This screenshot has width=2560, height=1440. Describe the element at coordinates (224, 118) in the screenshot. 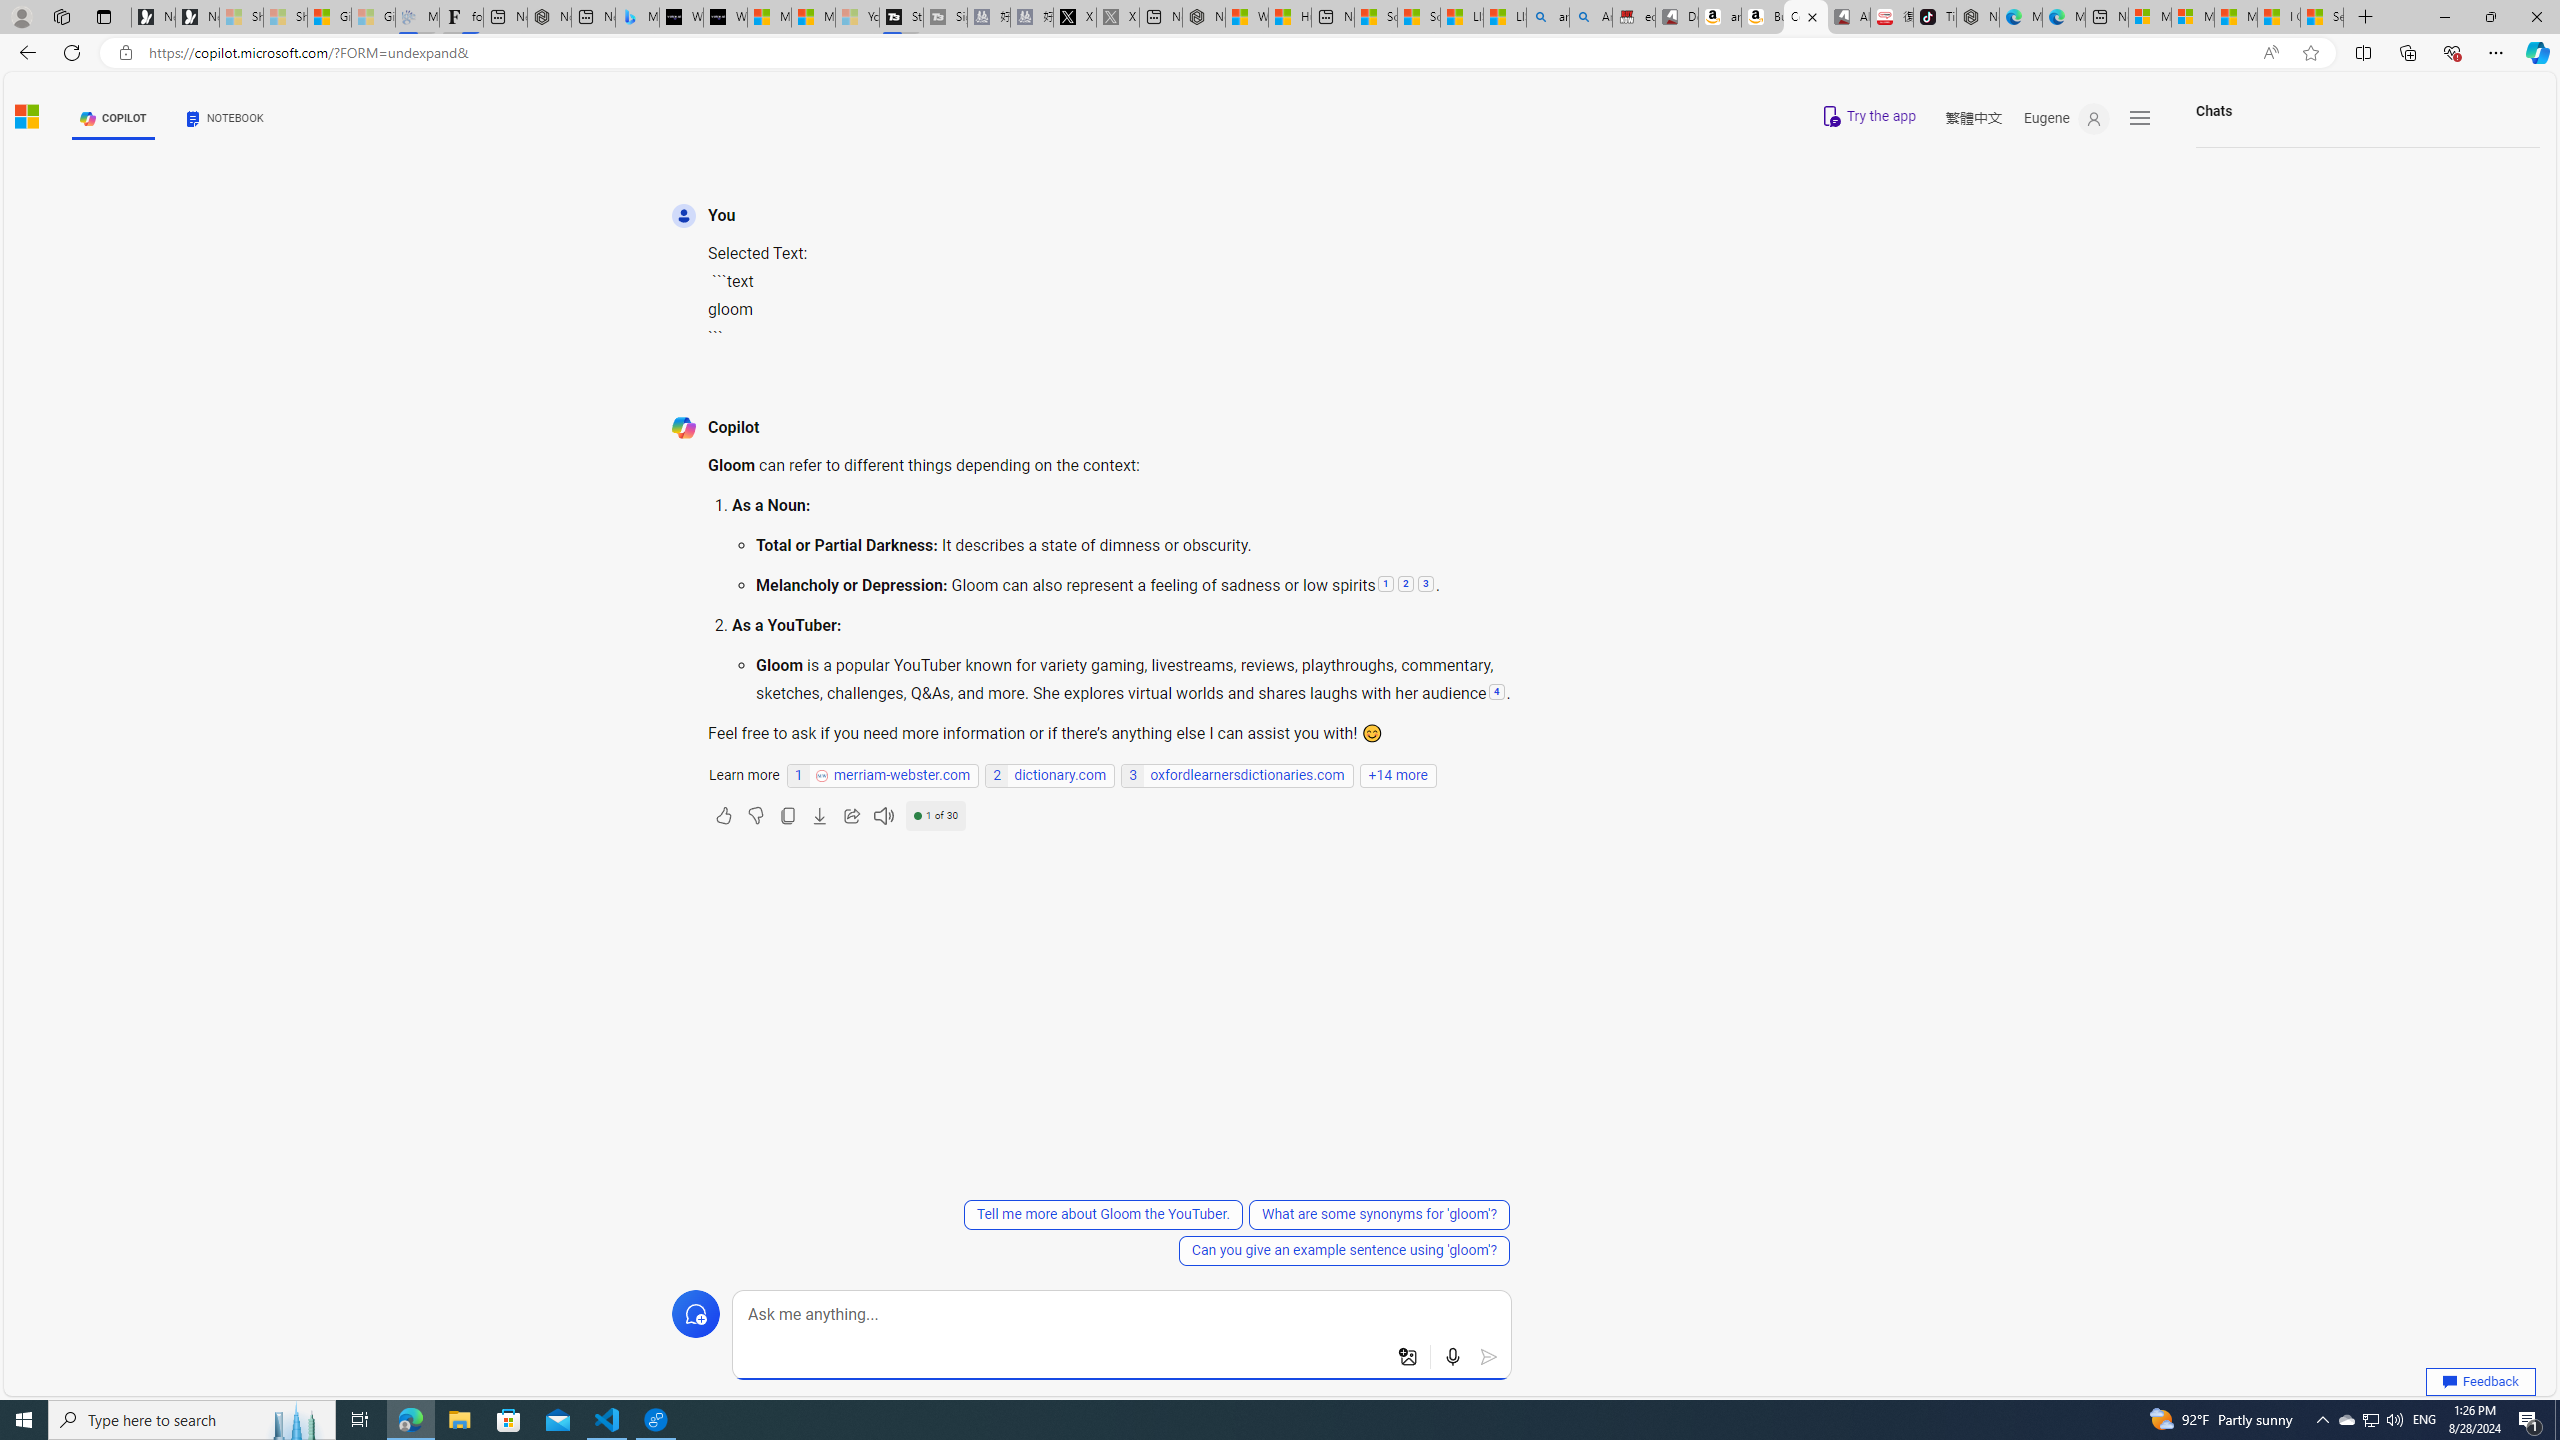

I see `'NOTEBOOK'` at that location.